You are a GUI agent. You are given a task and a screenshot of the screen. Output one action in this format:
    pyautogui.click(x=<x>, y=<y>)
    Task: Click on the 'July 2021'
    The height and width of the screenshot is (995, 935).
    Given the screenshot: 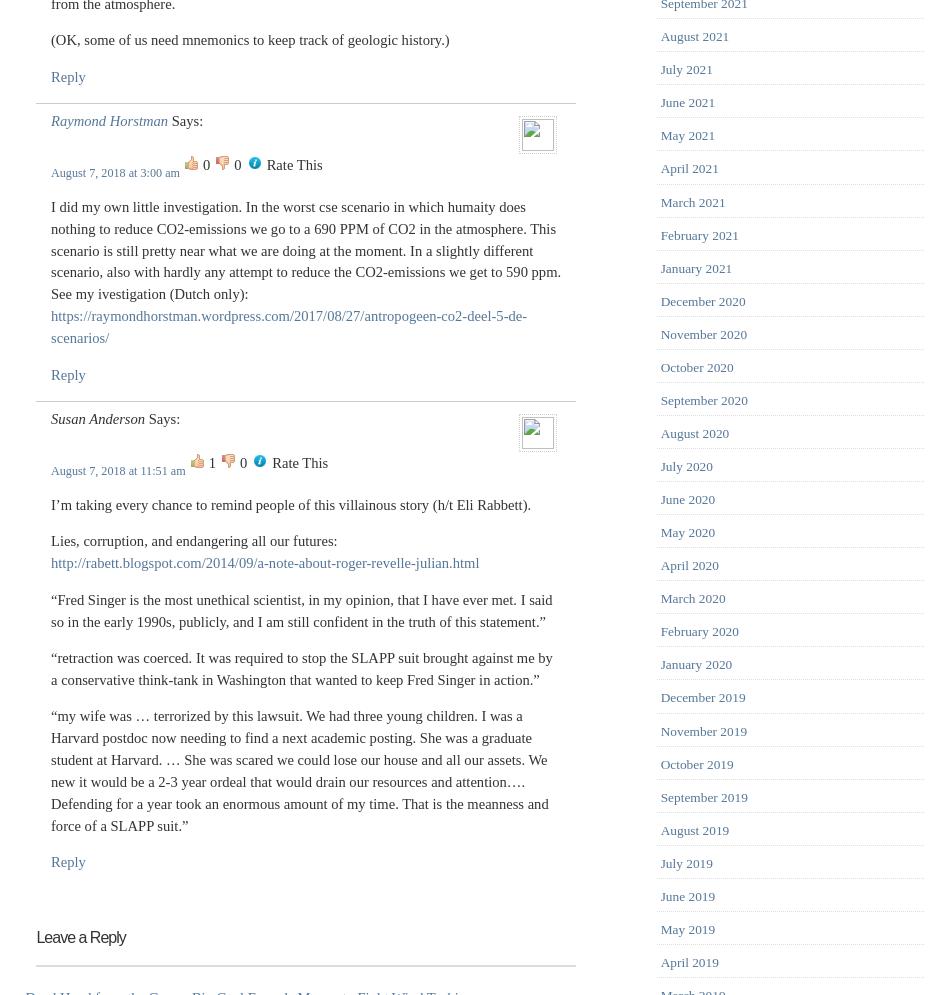 What is the action you would take?
    pyautogui.click(x=685, y=68)
    